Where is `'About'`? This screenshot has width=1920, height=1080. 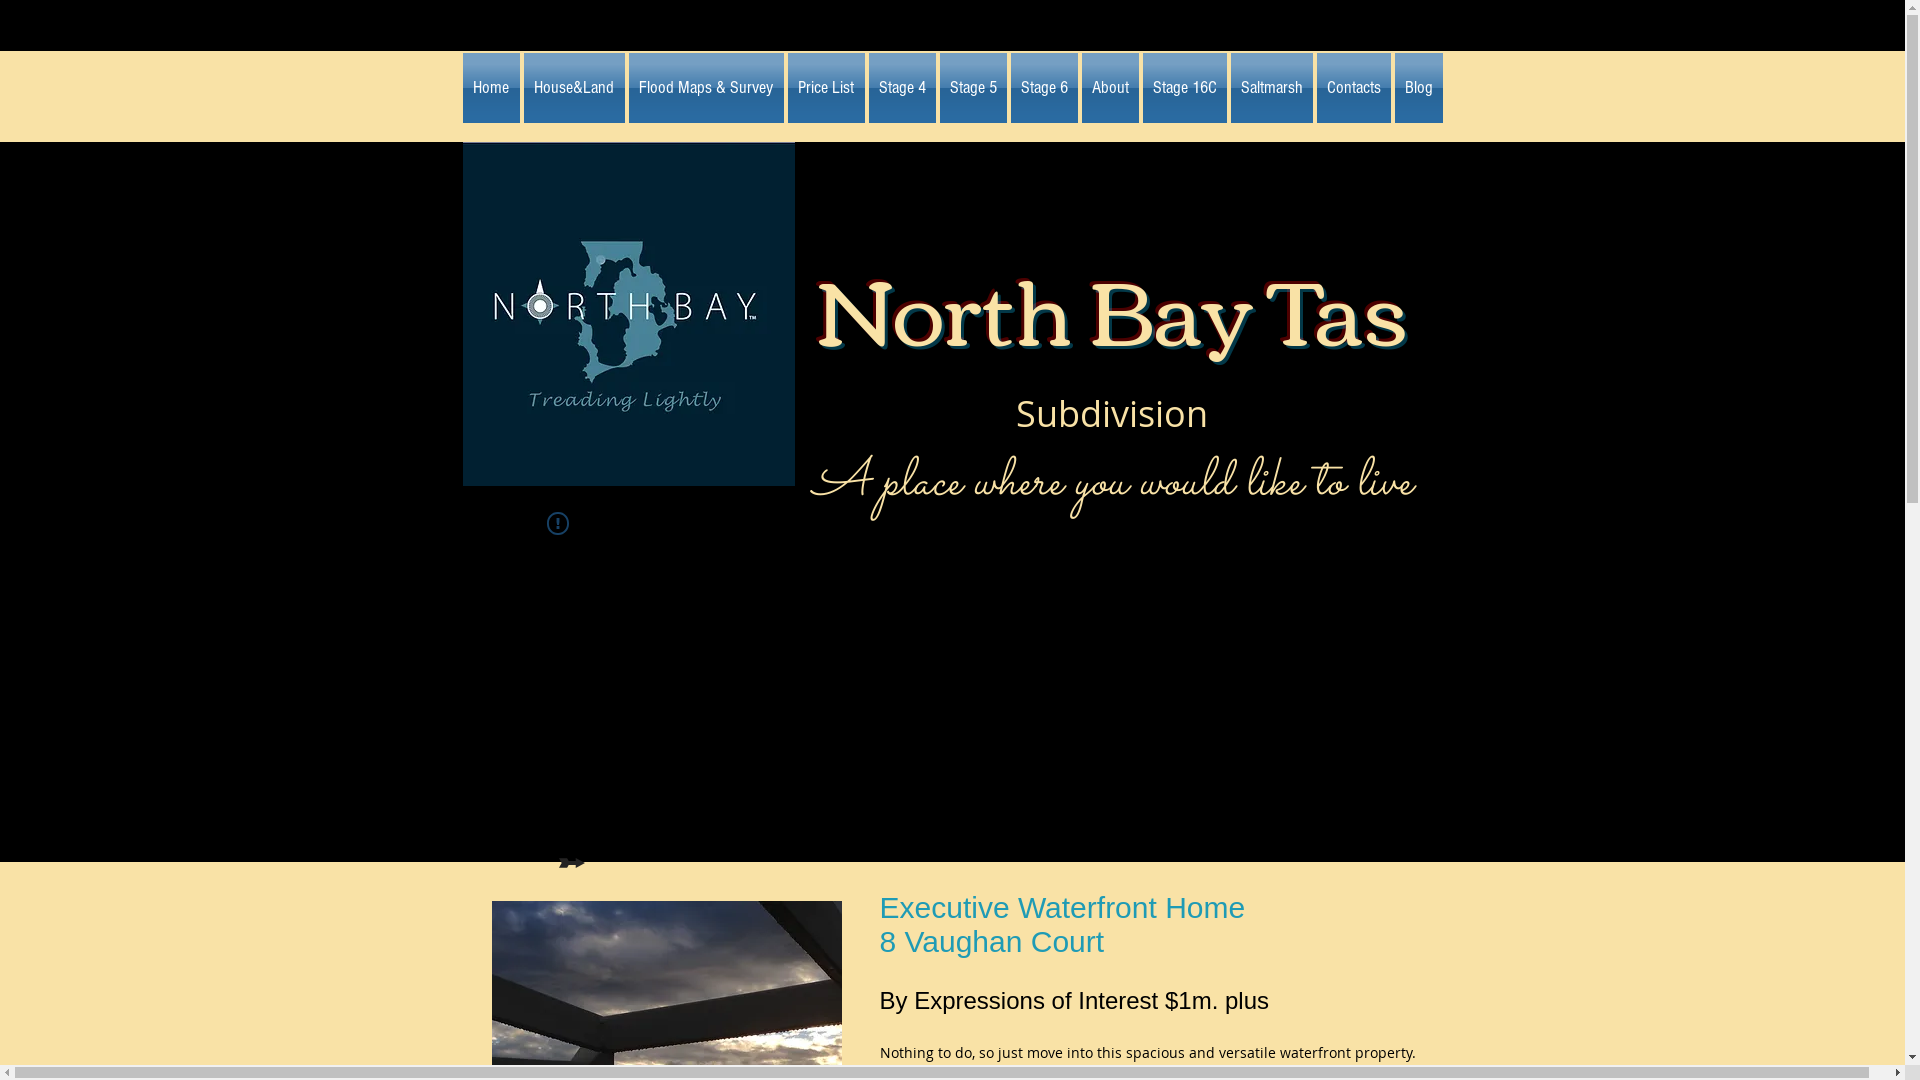
'About' is located at coordinates (1079, 87).